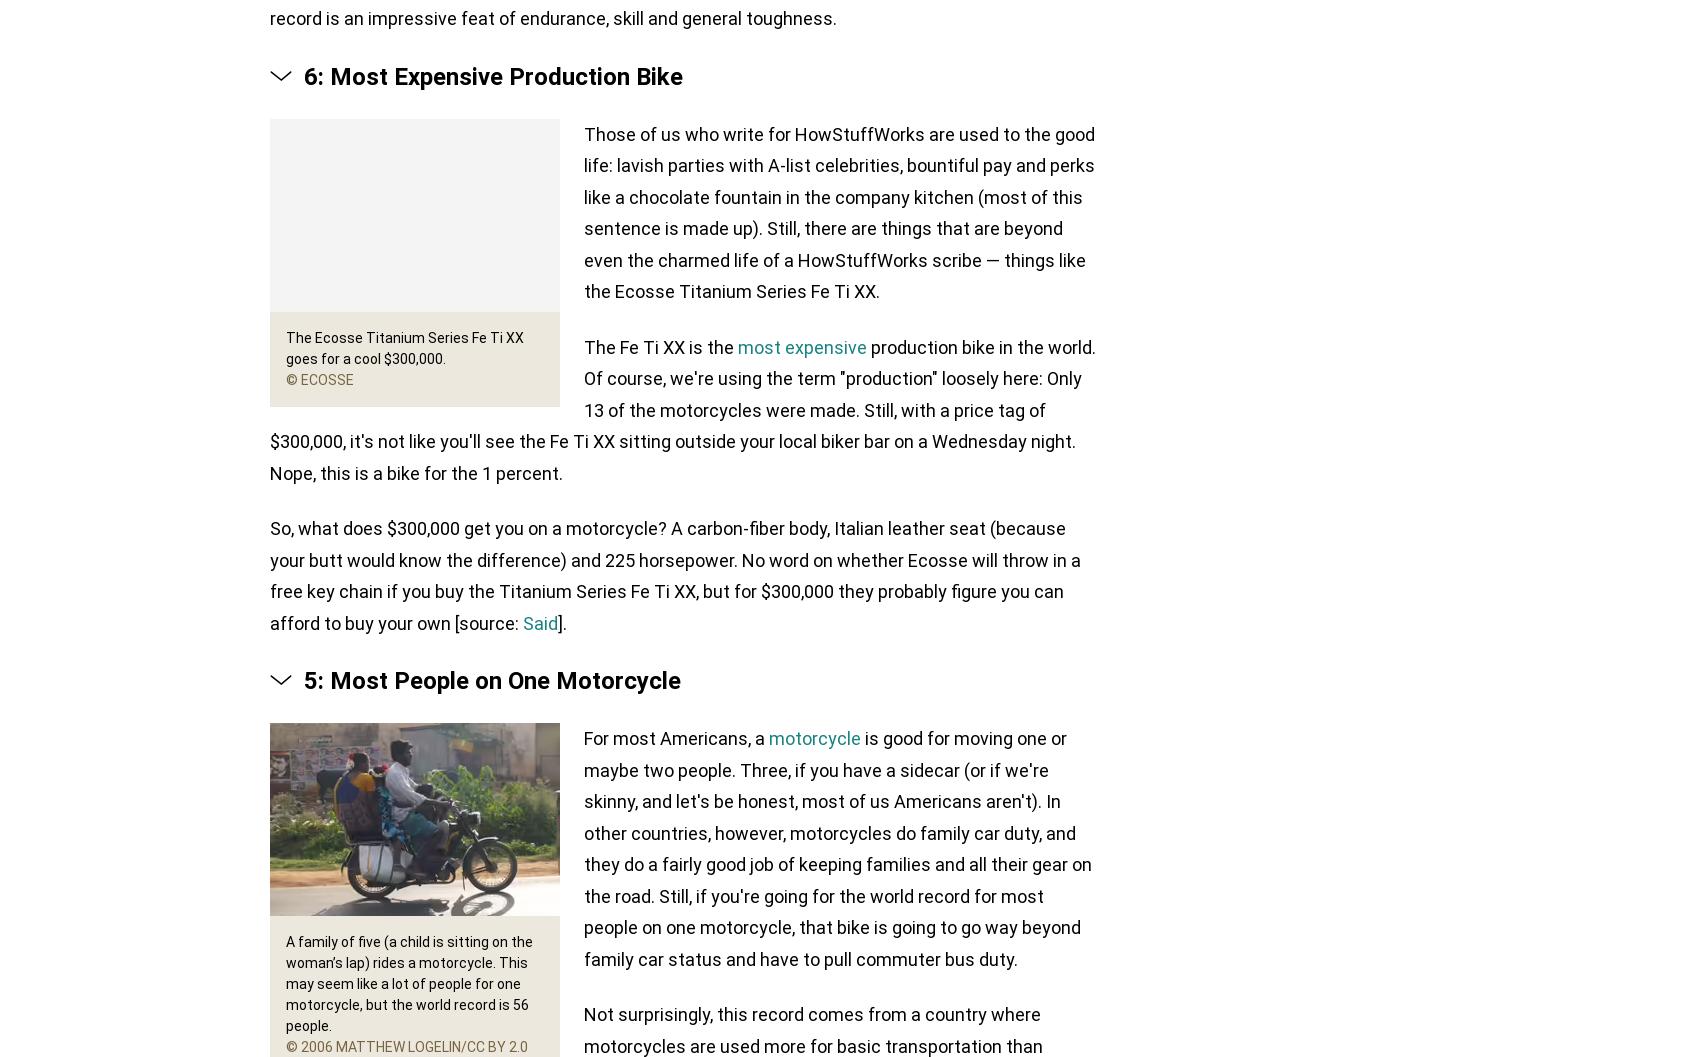 The height and width of the screenshot is (1057, 1708). What do you see at coordinates (815, 737) in the screenshot?
I see `'motorcycle'` at bounding box center [815, 737].